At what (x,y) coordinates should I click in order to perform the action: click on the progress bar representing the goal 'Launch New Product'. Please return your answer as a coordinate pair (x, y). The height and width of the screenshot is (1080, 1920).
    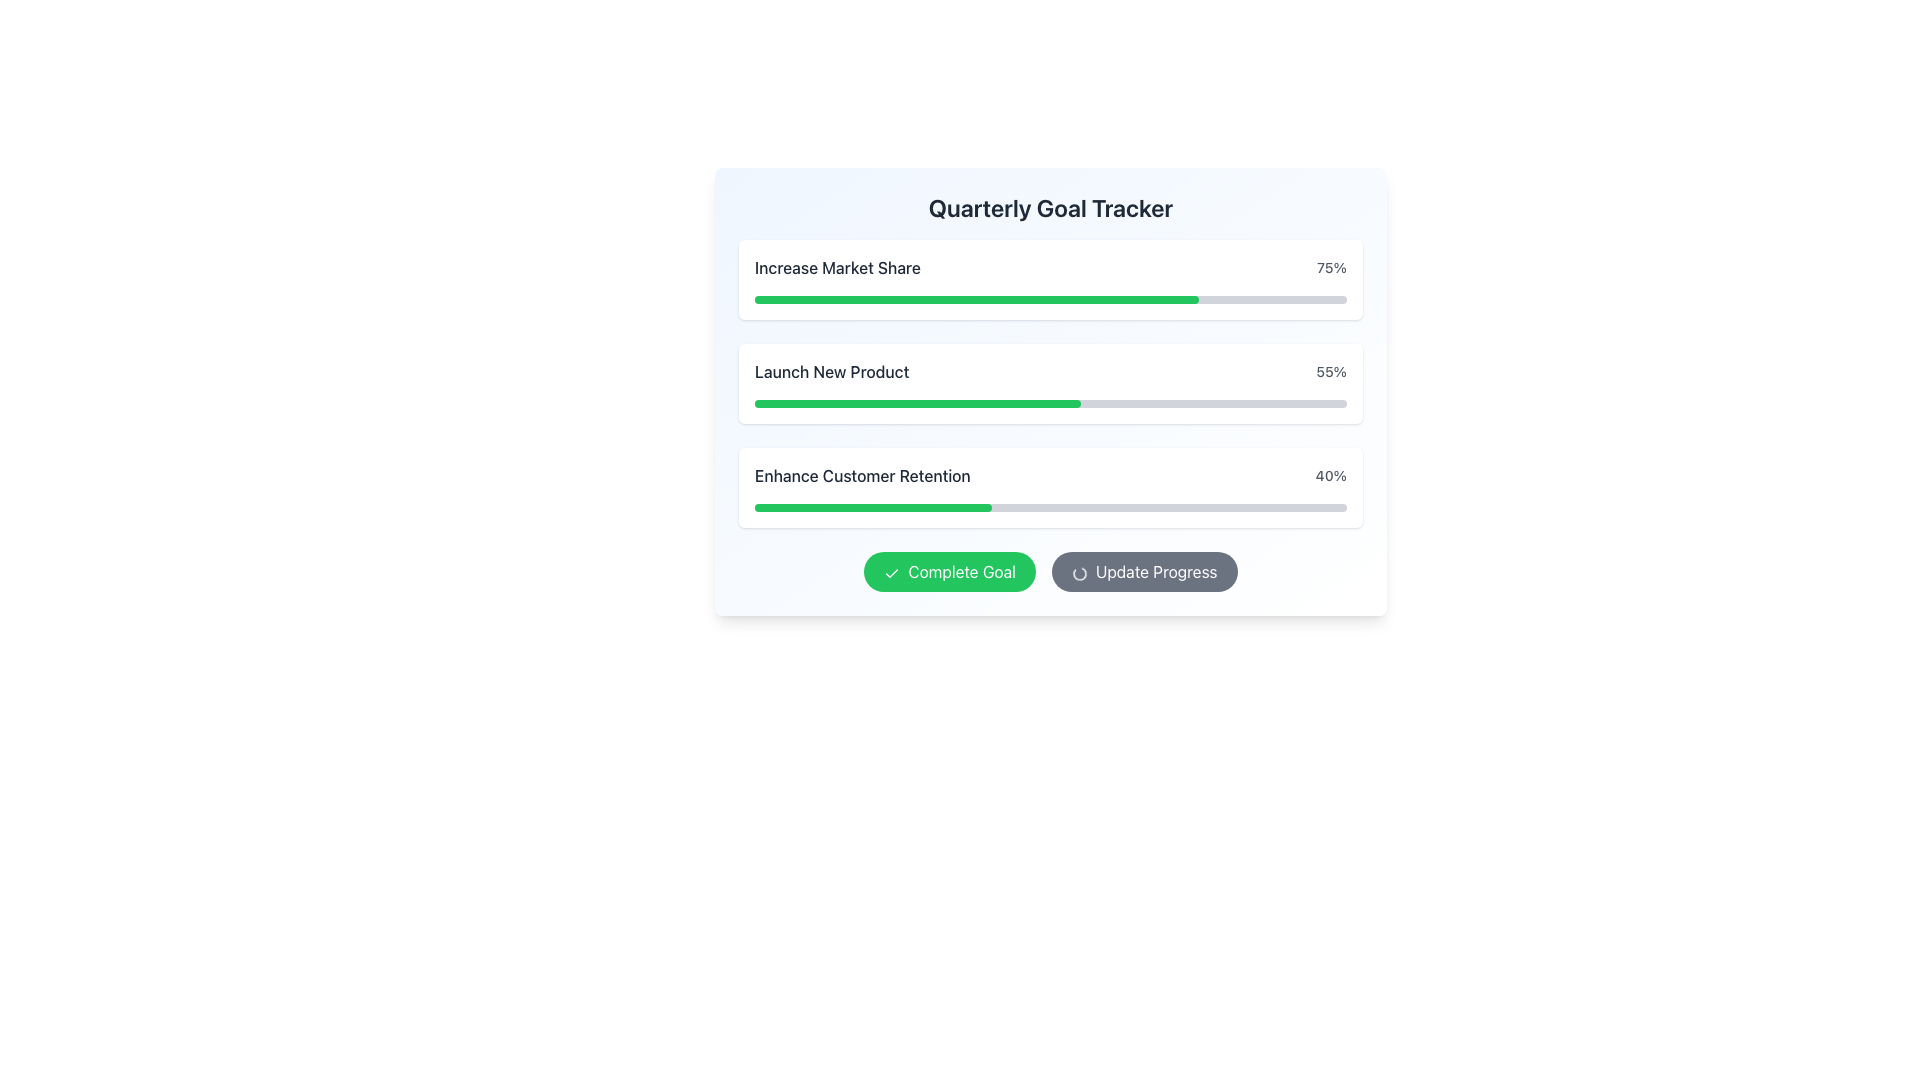
    Looking at the image, I should click on (1050, 384).